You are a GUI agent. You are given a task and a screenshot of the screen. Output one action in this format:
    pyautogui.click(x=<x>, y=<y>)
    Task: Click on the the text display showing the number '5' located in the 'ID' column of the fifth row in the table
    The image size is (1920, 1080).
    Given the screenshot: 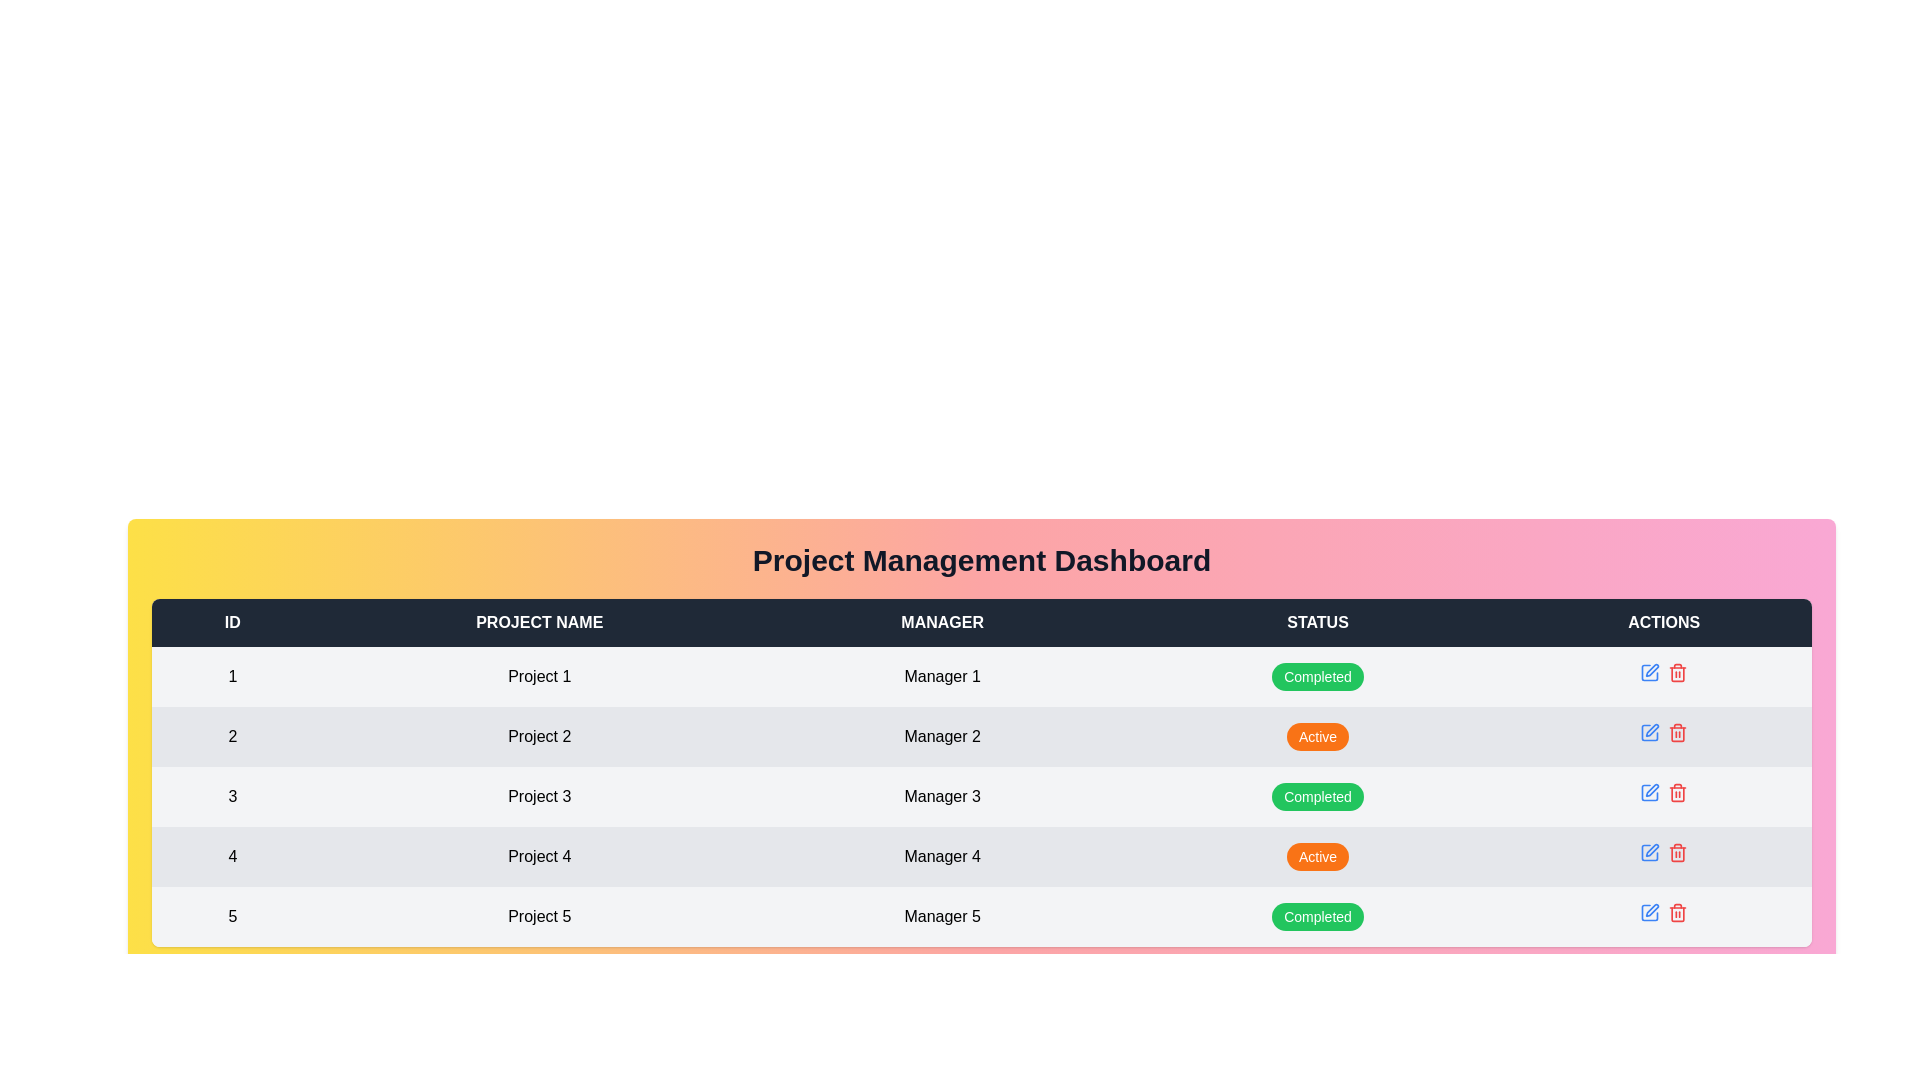 What is the action you would take?
    pyautogui.click(x=232, y=917)
    